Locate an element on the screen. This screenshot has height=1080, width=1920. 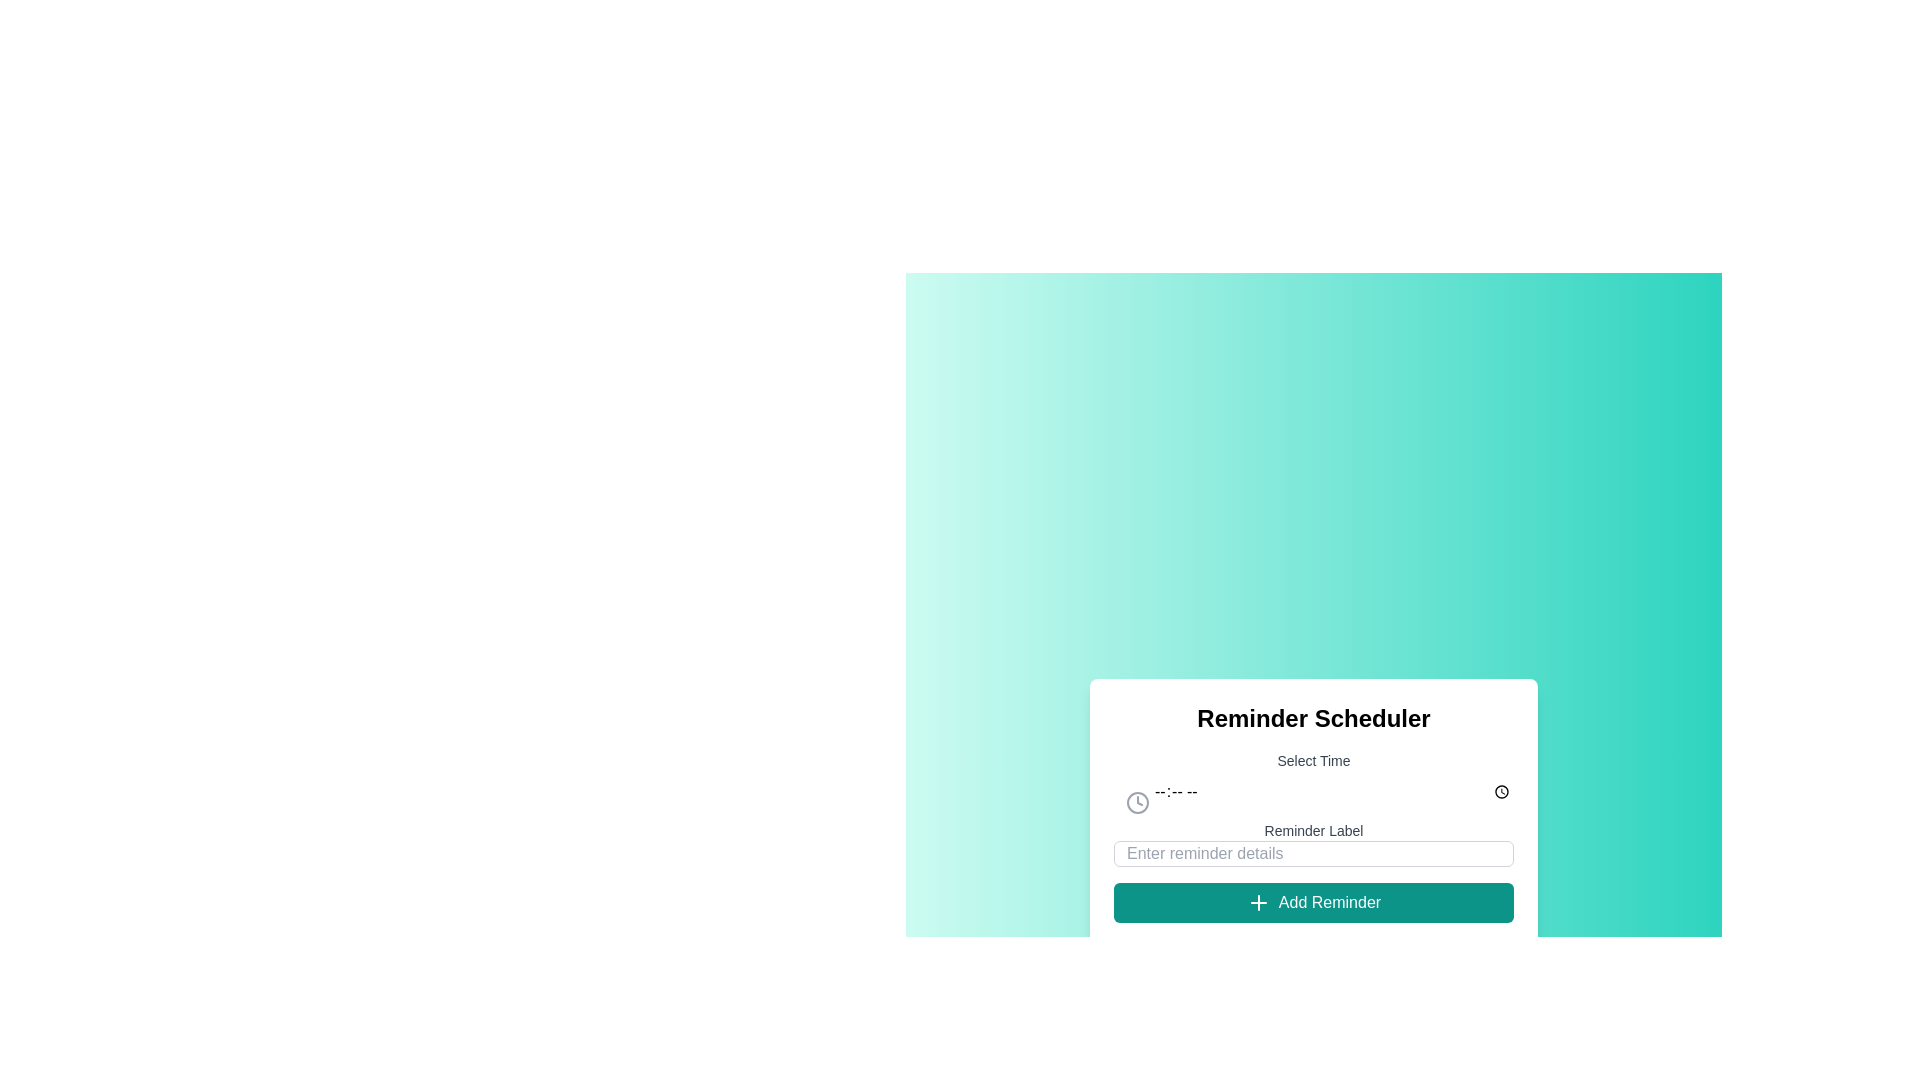
the plus sign icon on the left side of the 'Add Reminder' button is located at coordinates (1257, 902).